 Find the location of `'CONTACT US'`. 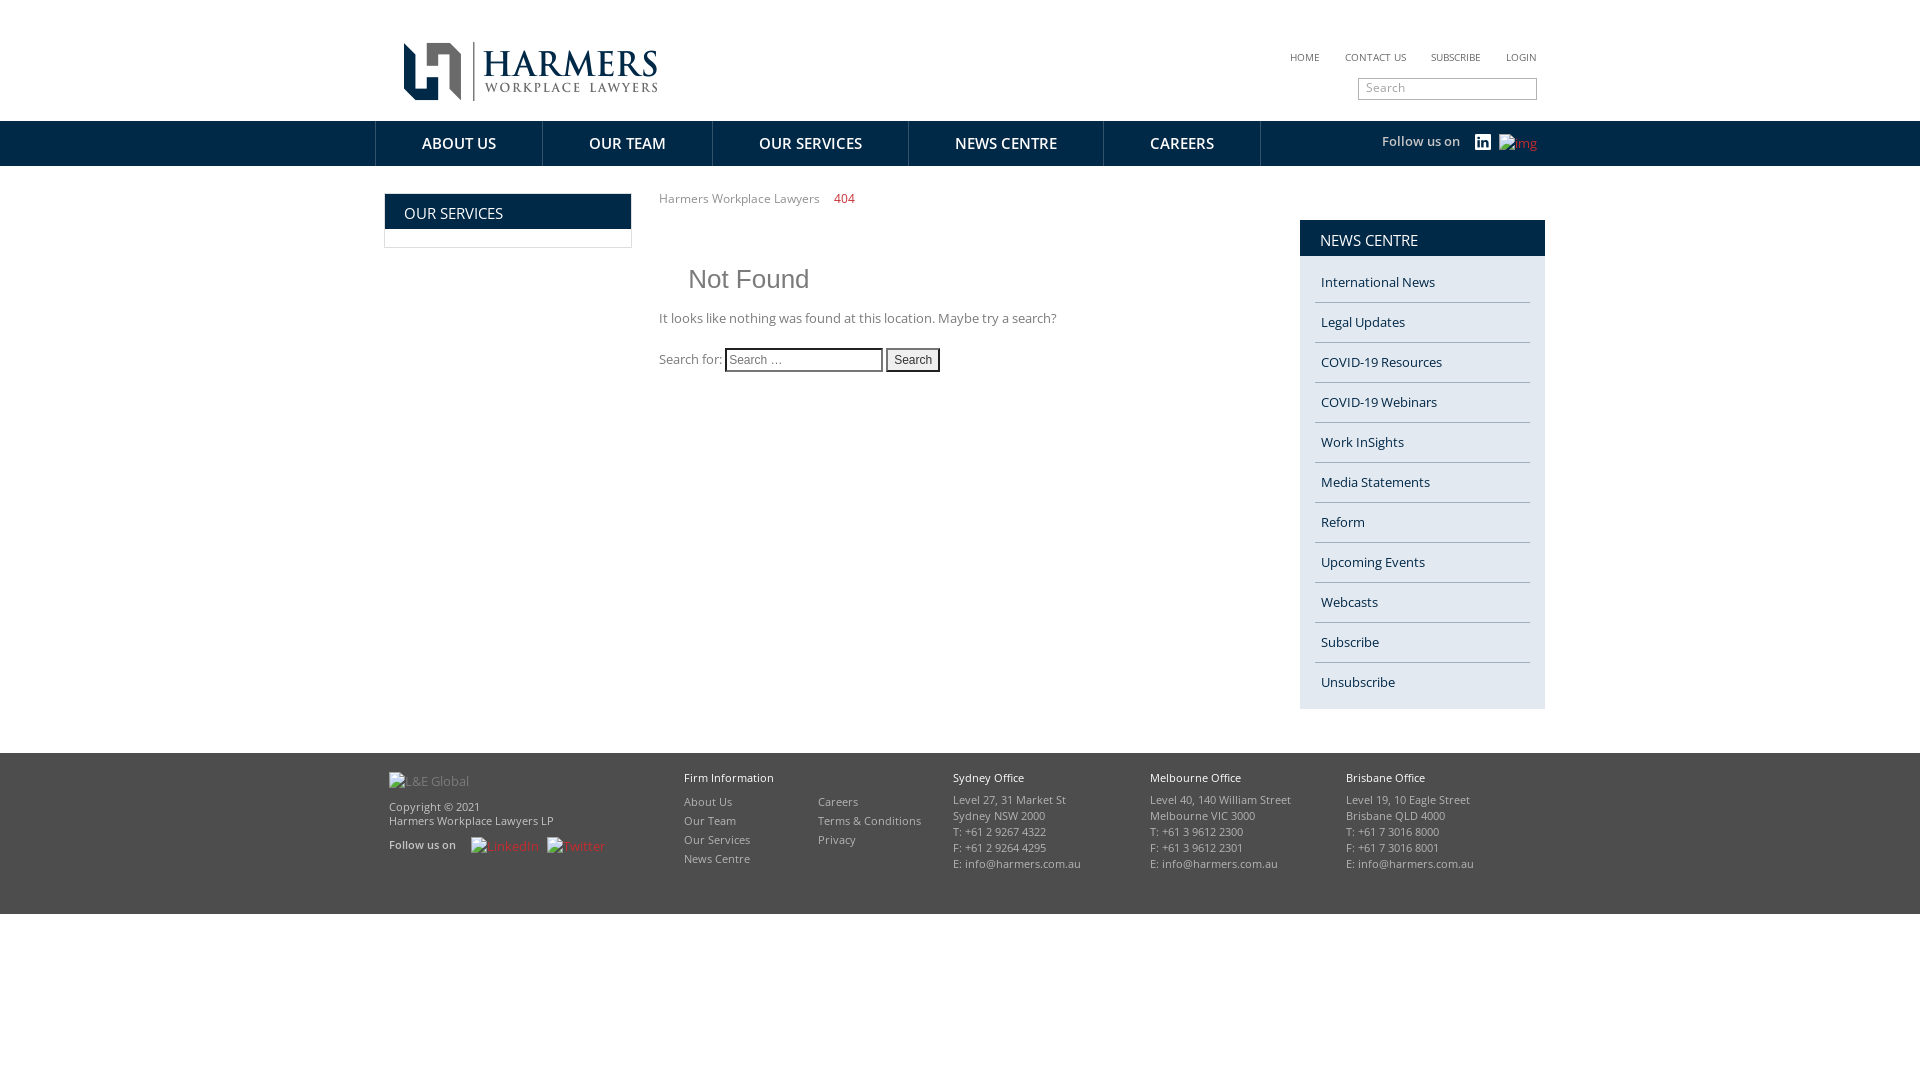

'CONTACT US' is located at coordinates (1374, 56).